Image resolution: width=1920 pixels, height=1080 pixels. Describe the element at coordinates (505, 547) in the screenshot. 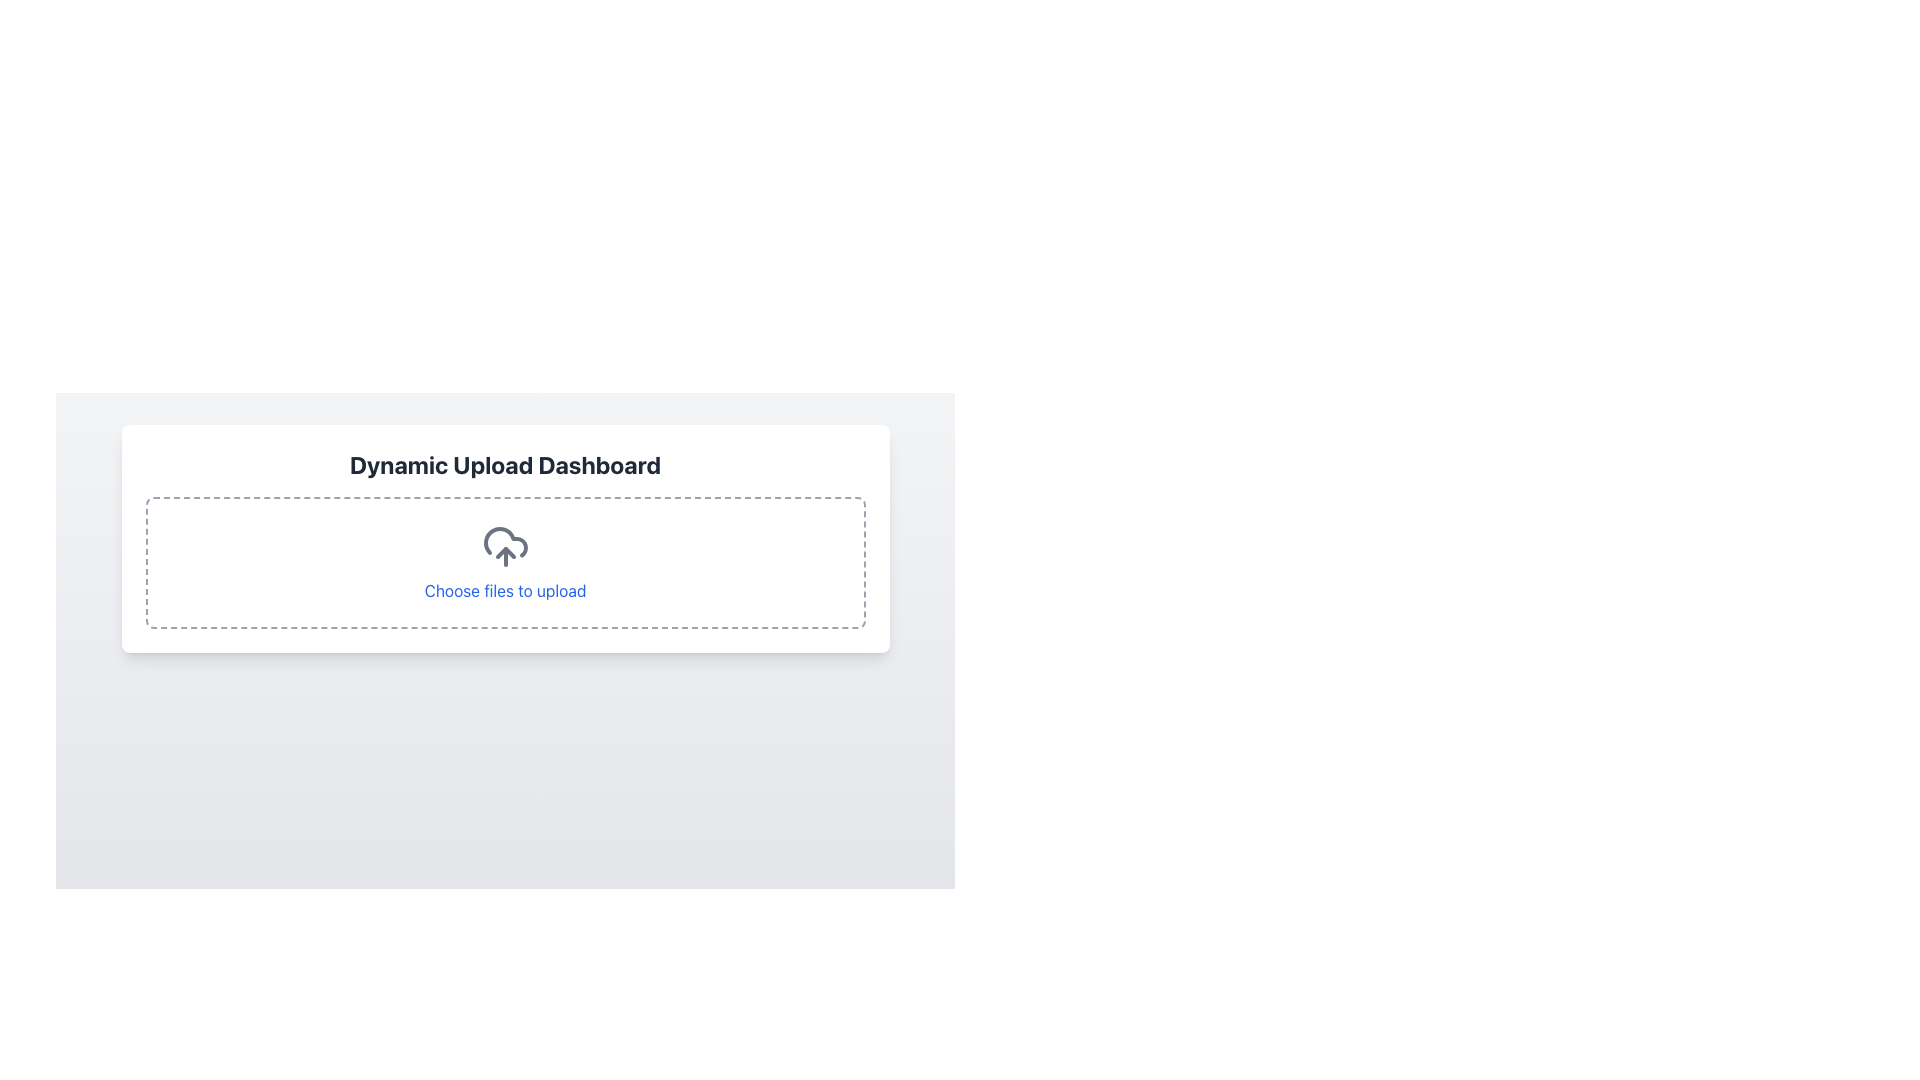

I see `the cloud icon with an upward-pointing arrow, which symbolizes an upload action, located within a dashed border box in the Dynamic Upload Dashboard` at that location.